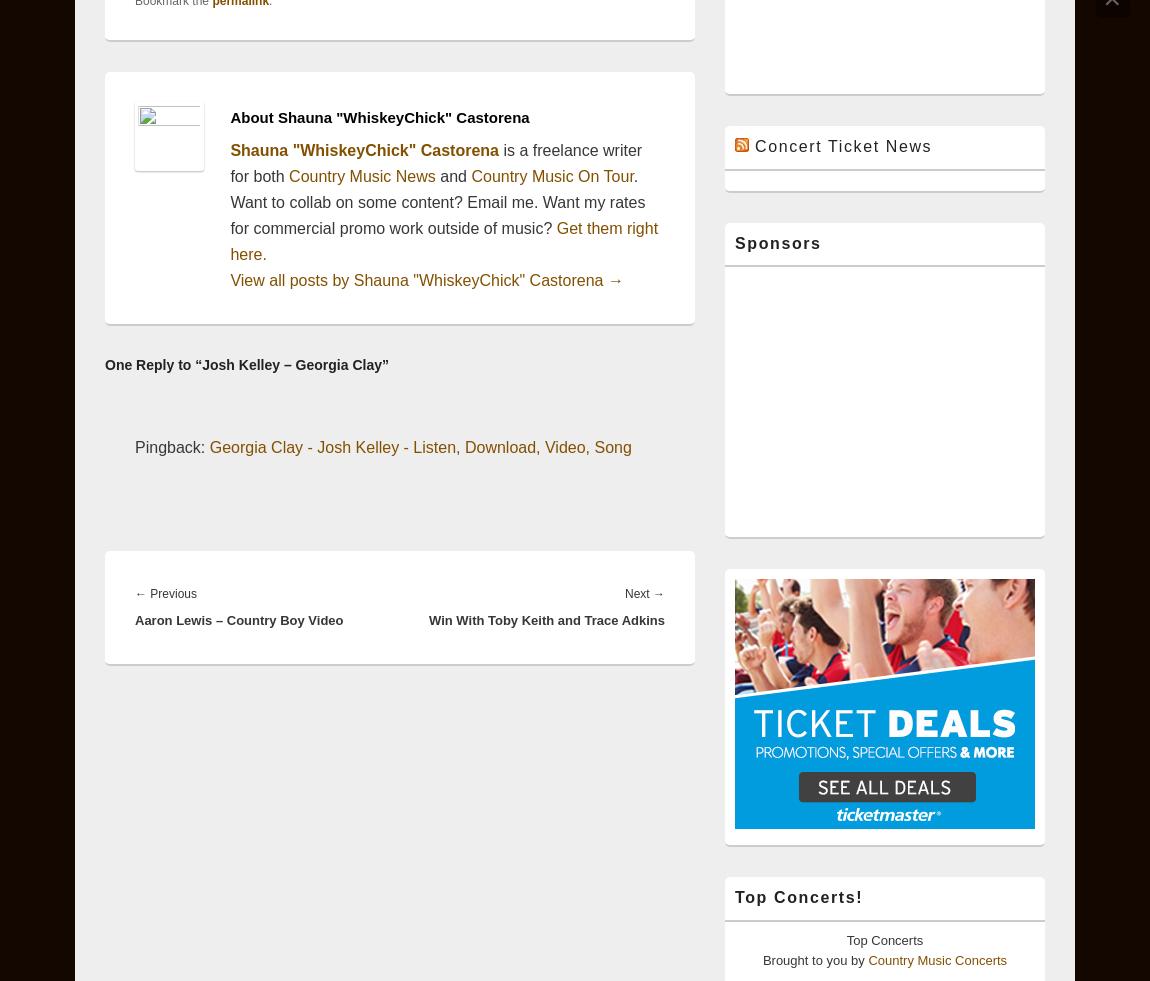 Image resolution: width=1150 pixels, height=981 pixels. Describe the element at coordinates (753, 145) in the screenshot. I see `'Concert Ticket News'` at that location.